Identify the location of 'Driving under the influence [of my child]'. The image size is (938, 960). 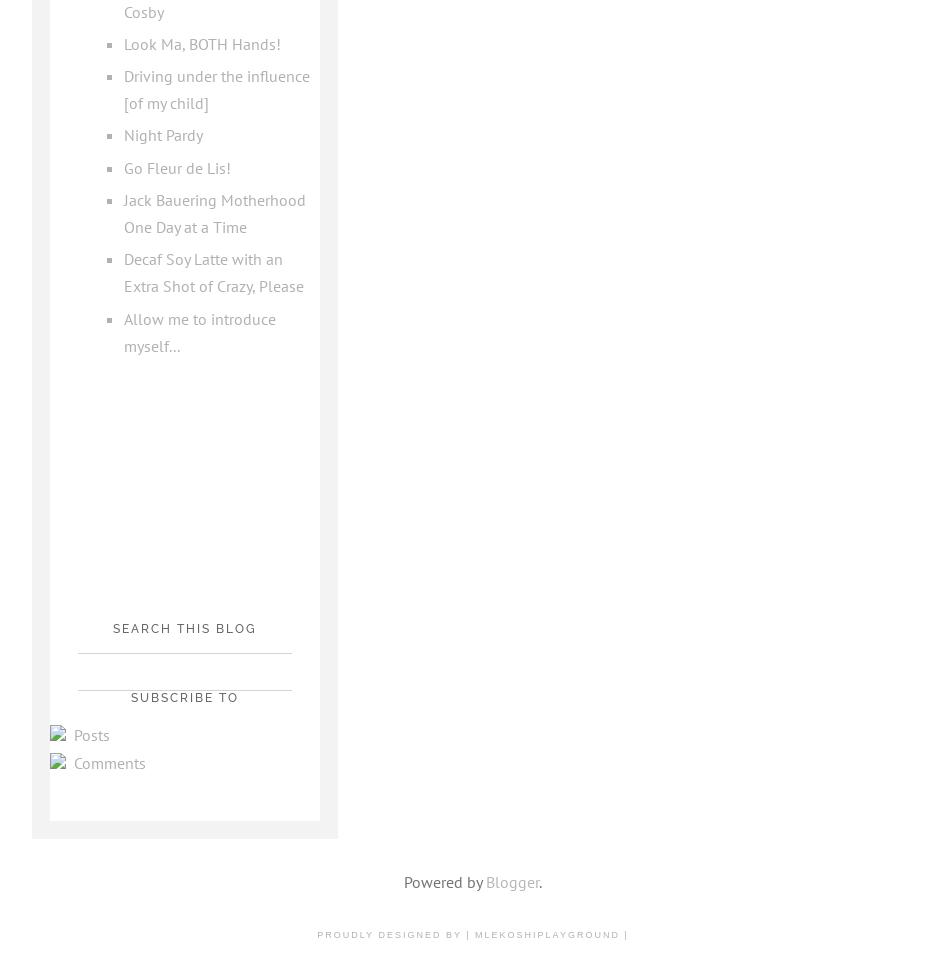
(216, 89).